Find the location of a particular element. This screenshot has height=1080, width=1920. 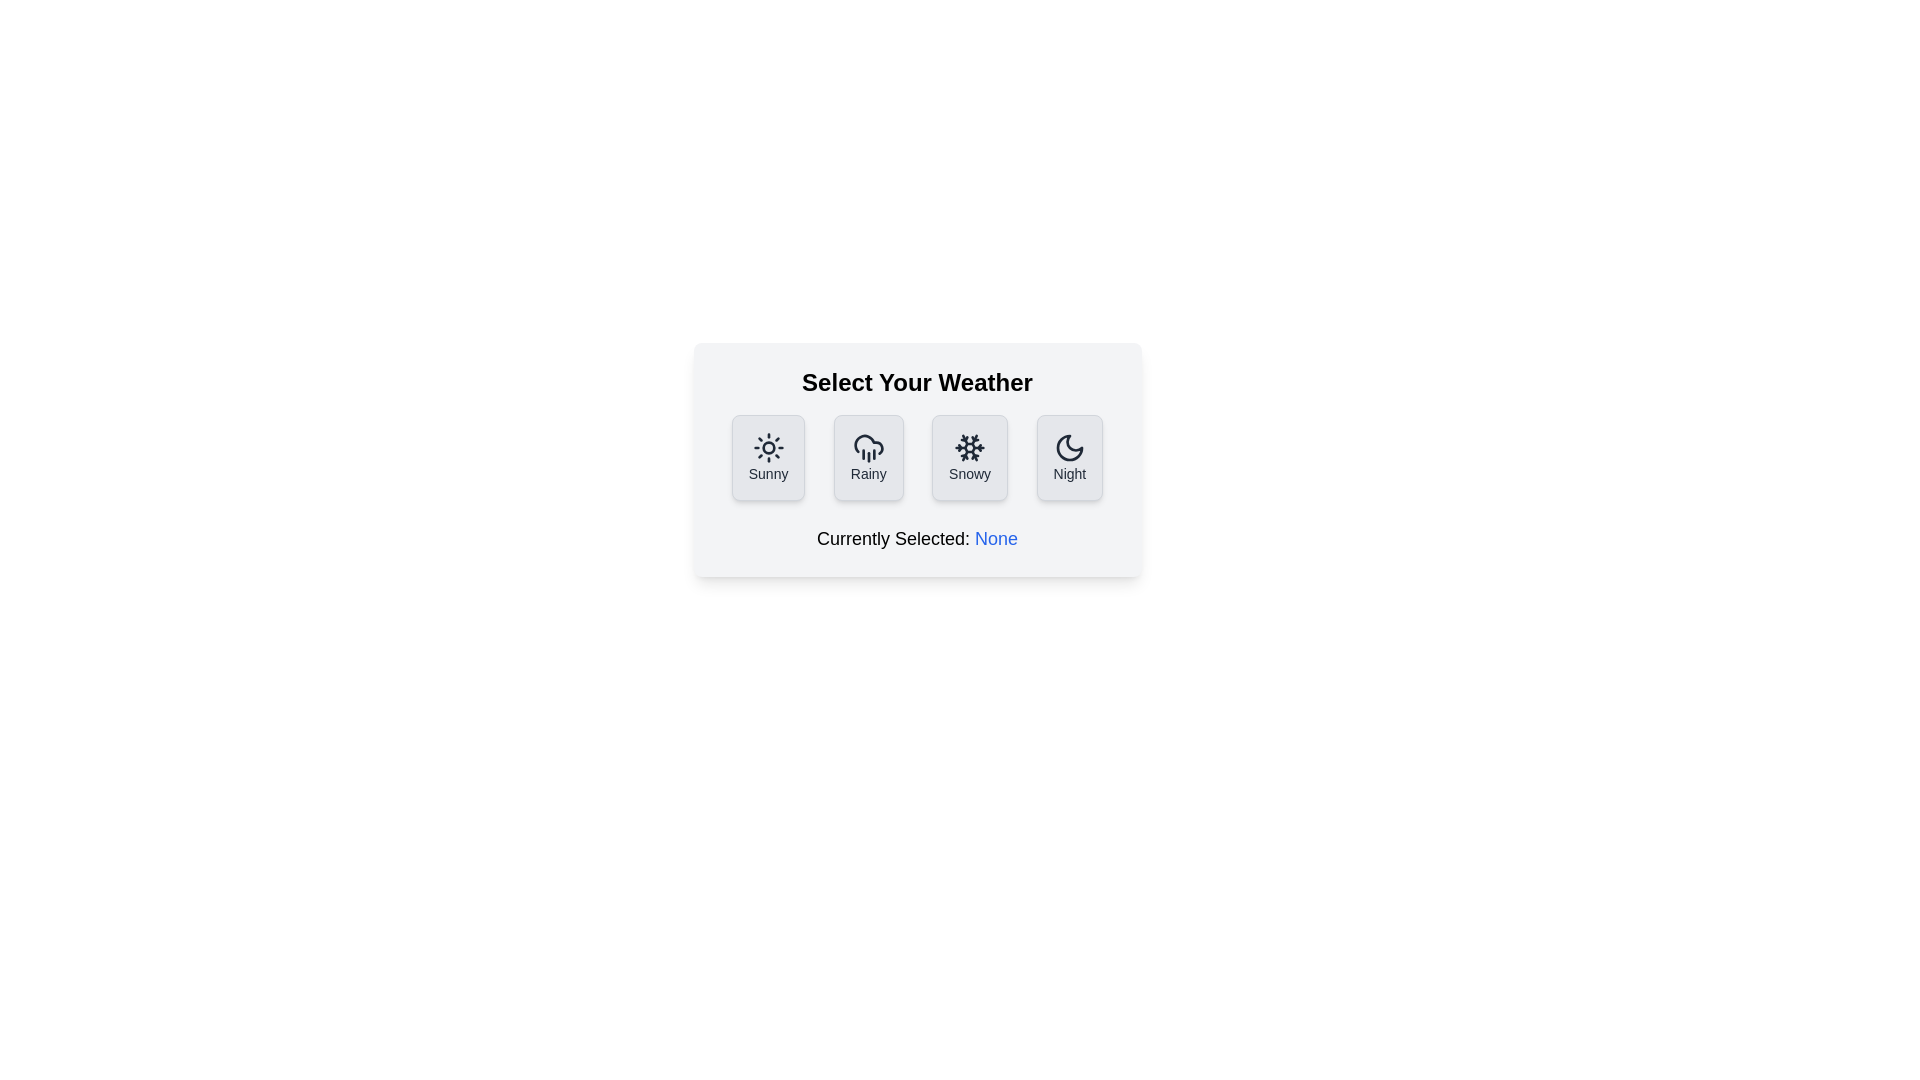

the 'Rainy' button, which is a rectangular button with rounded corners, featuring a rain icon and the text label 'Rainy' beneath it is located at coordinates (868, 458).